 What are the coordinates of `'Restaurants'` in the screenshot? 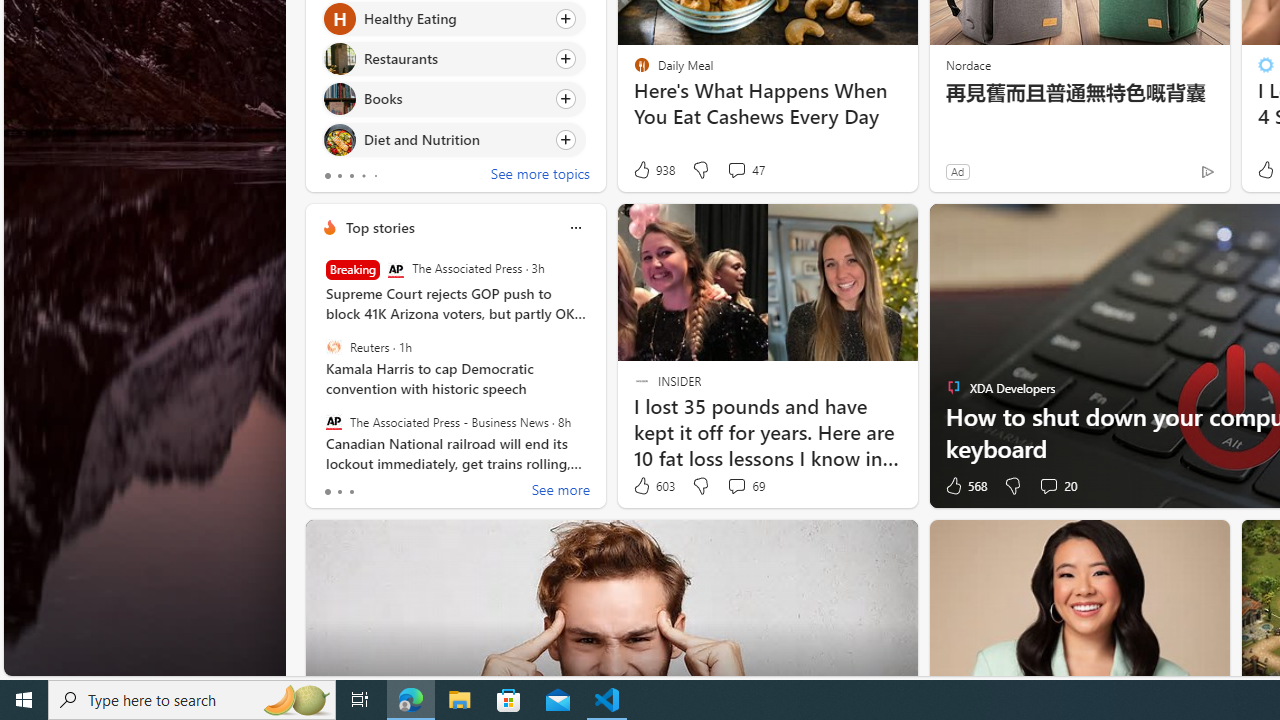 It's located at (339, 58).